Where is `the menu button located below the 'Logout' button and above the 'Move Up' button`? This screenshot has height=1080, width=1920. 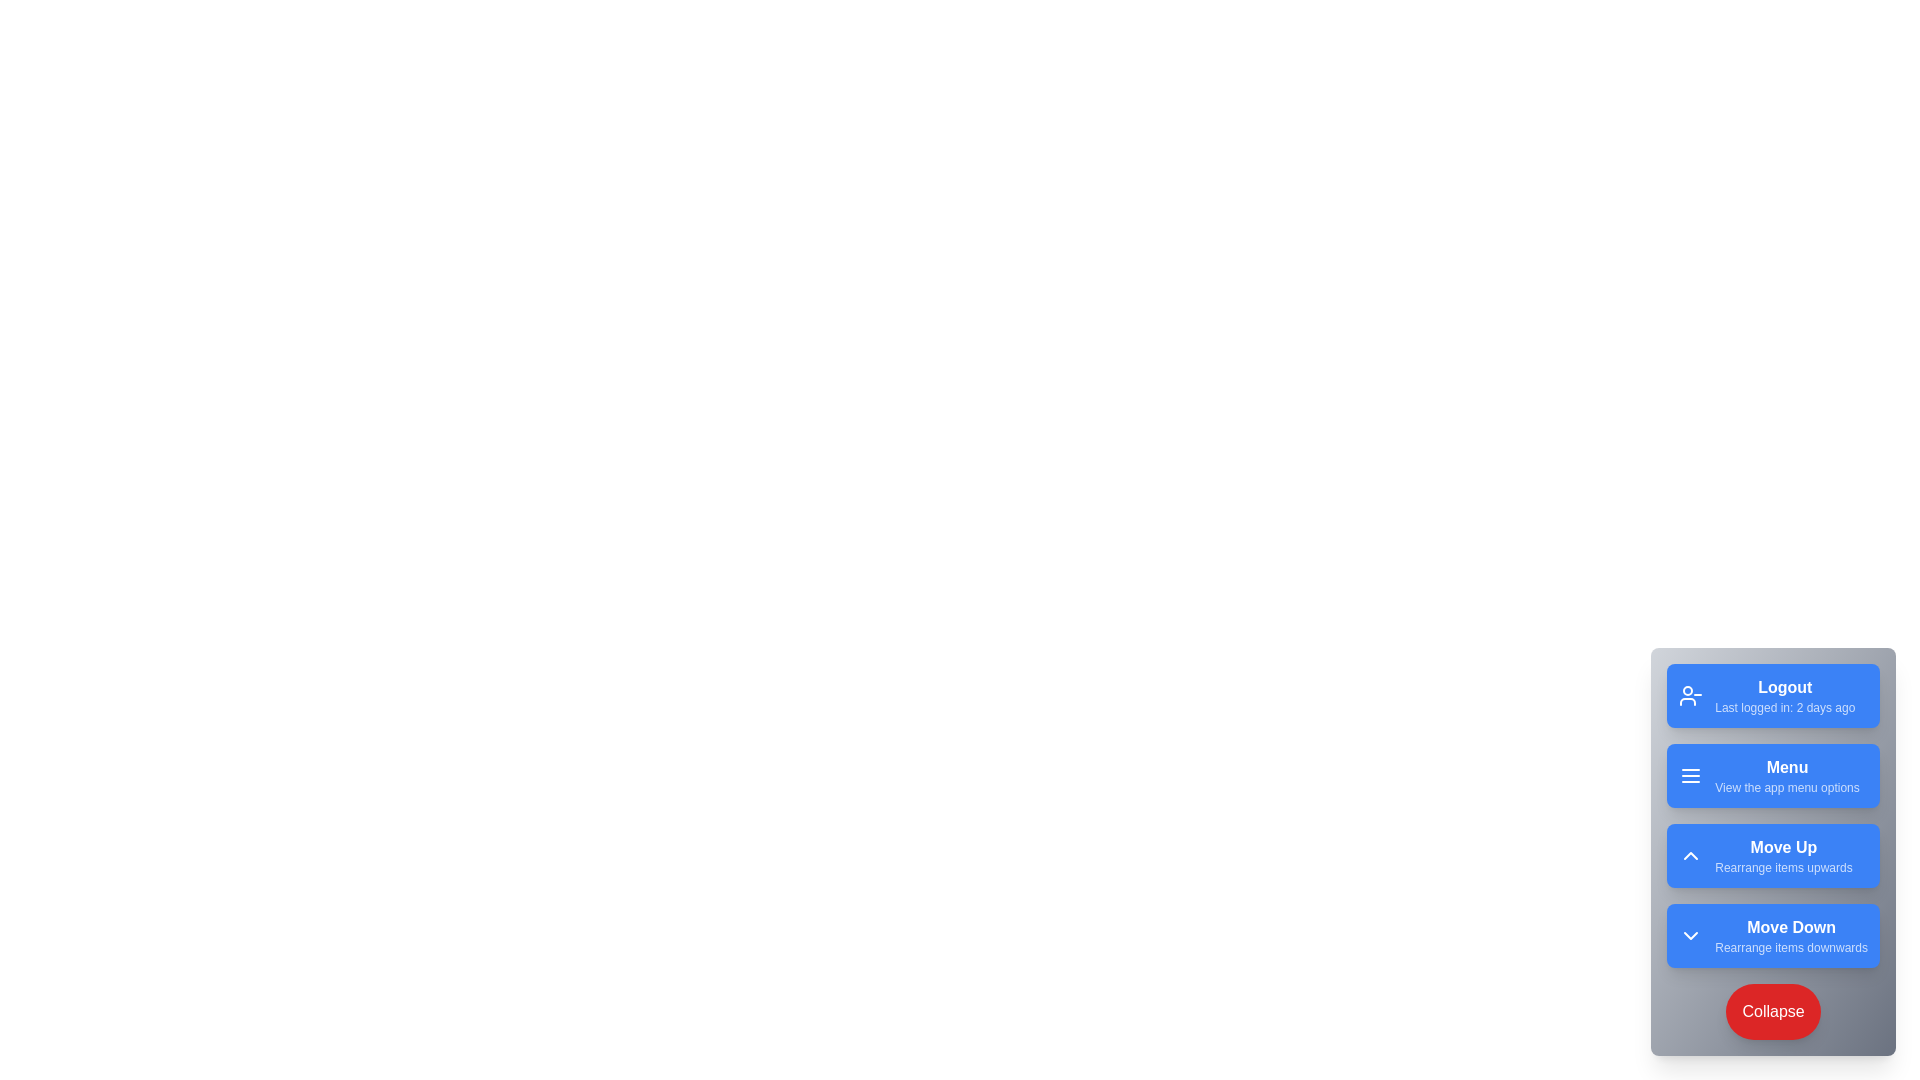 the menu button located below the 'Logout' button and above the 'Move Up' button is located at coordinates (1773, 774).